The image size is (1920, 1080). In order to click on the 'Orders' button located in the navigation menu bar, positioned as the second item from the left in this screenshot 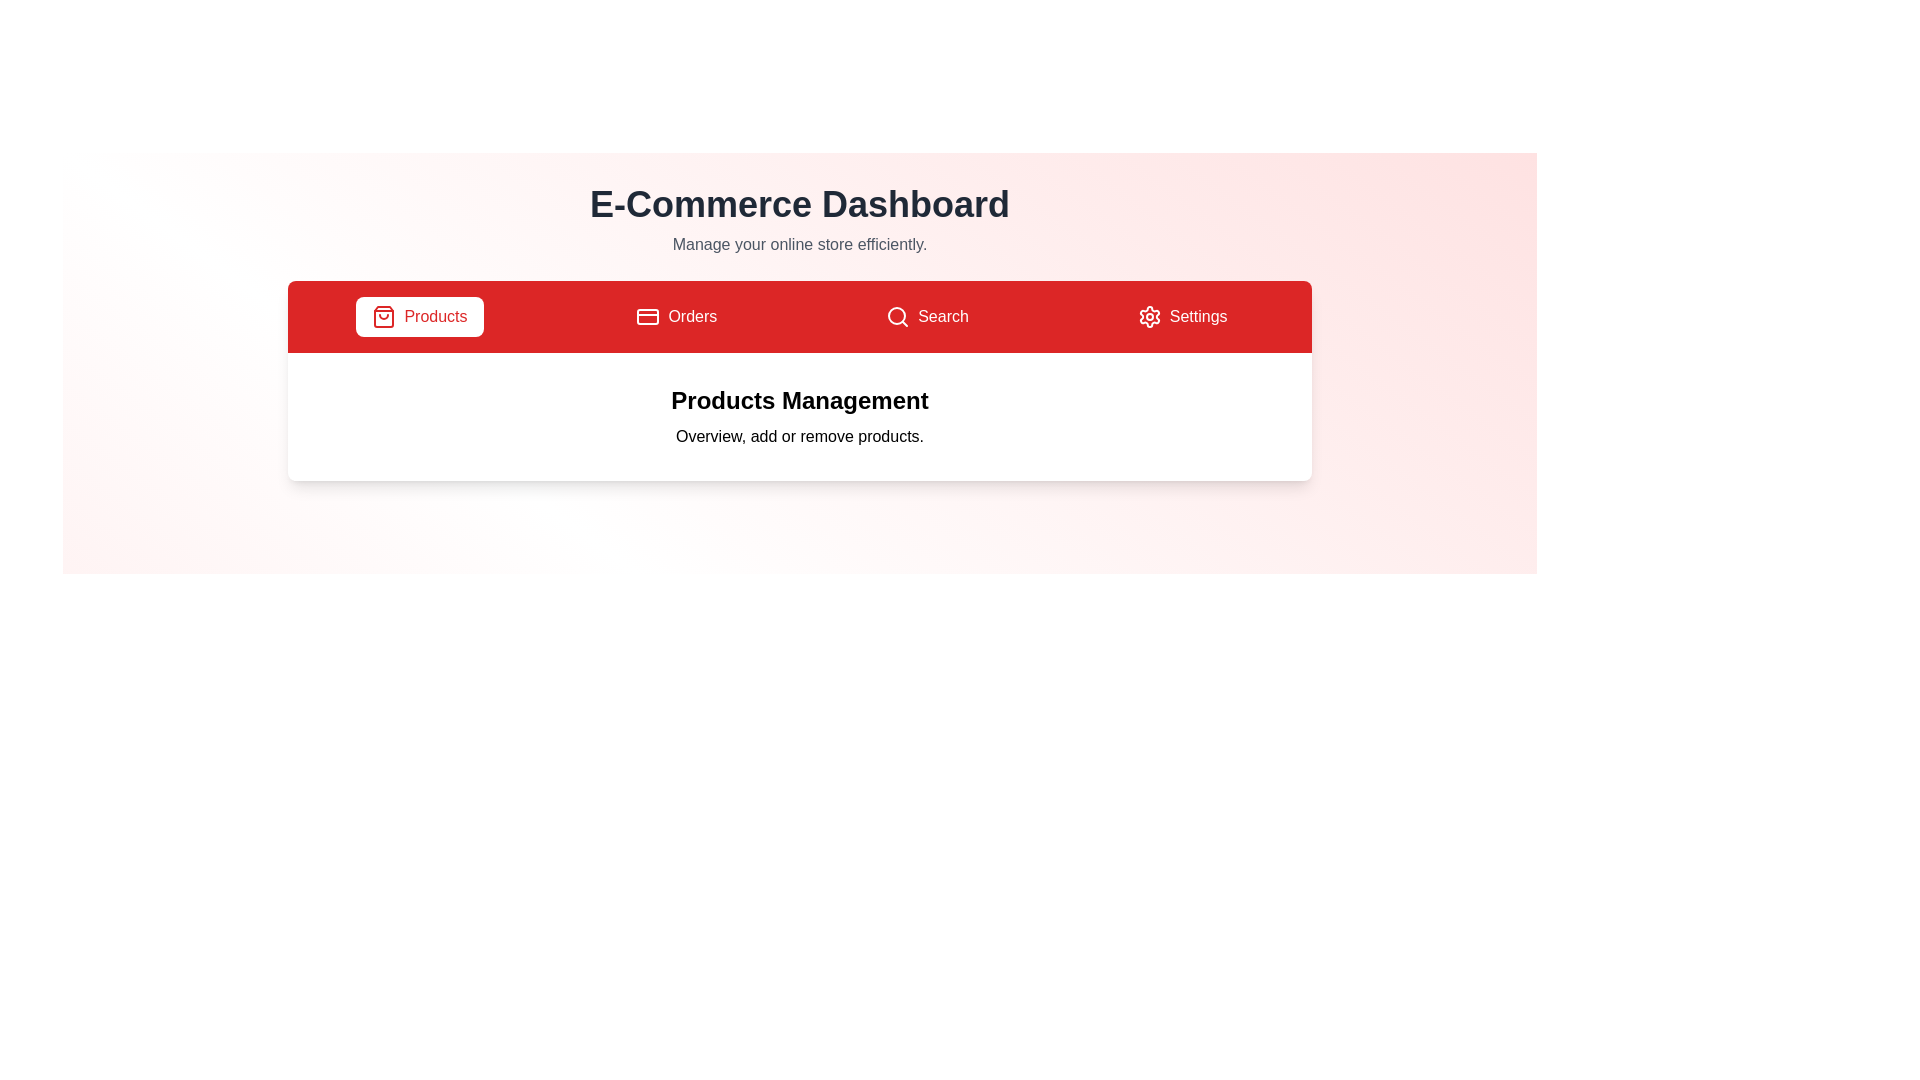, I will do `click(676, 315)`.